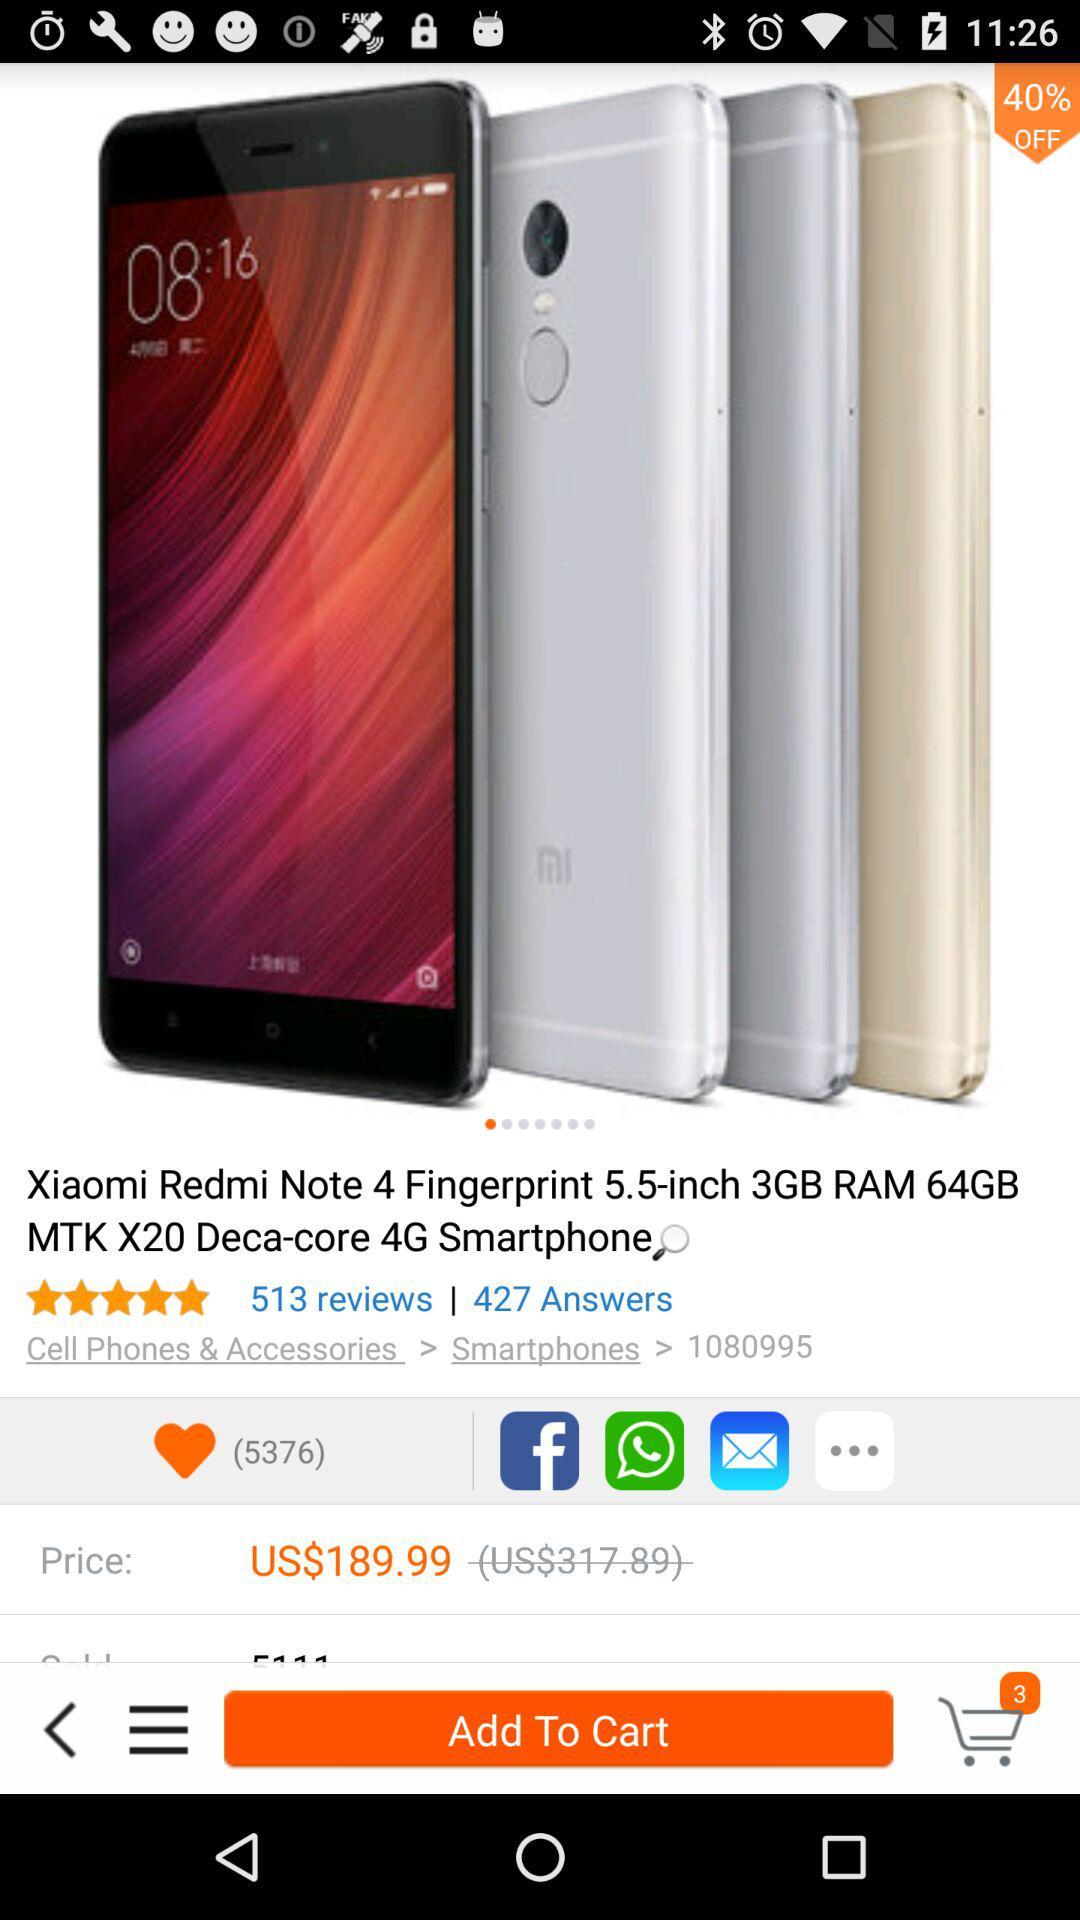  I want to click on the item above loading... icon, so click(522, 1124).